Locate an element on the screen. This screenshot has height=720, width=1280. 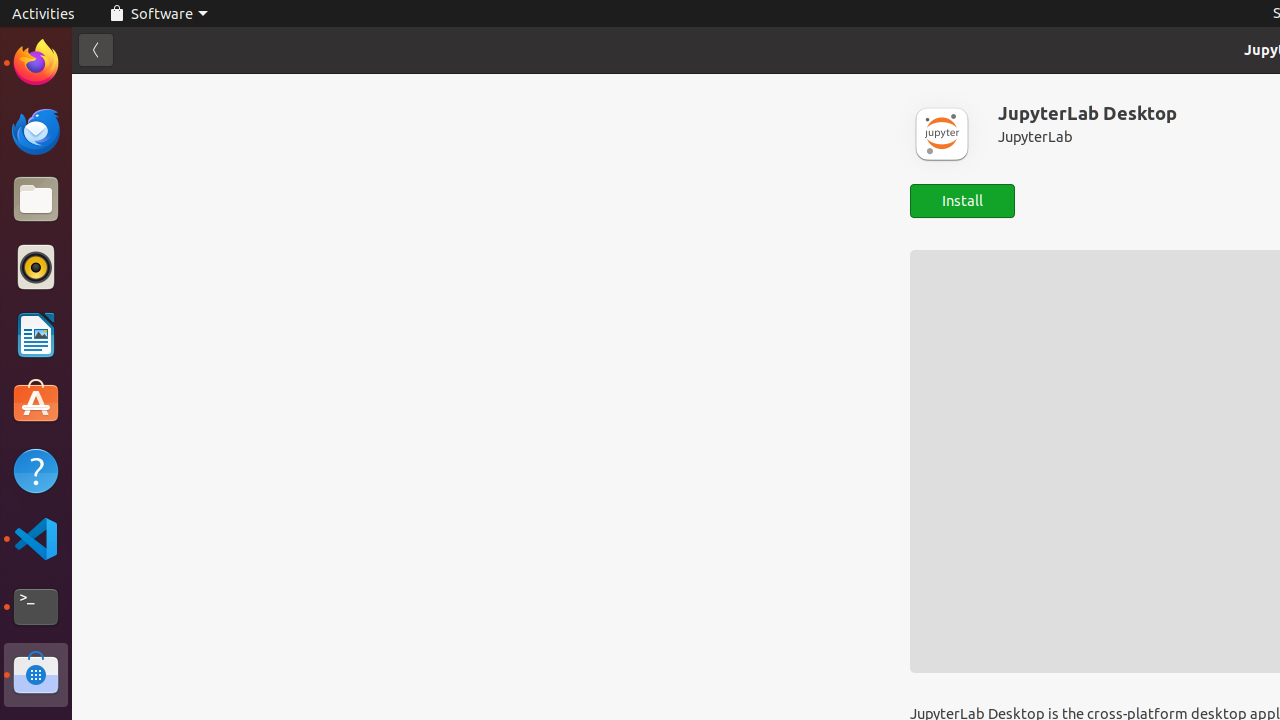
'Install' is located at coordinates (962, 201).